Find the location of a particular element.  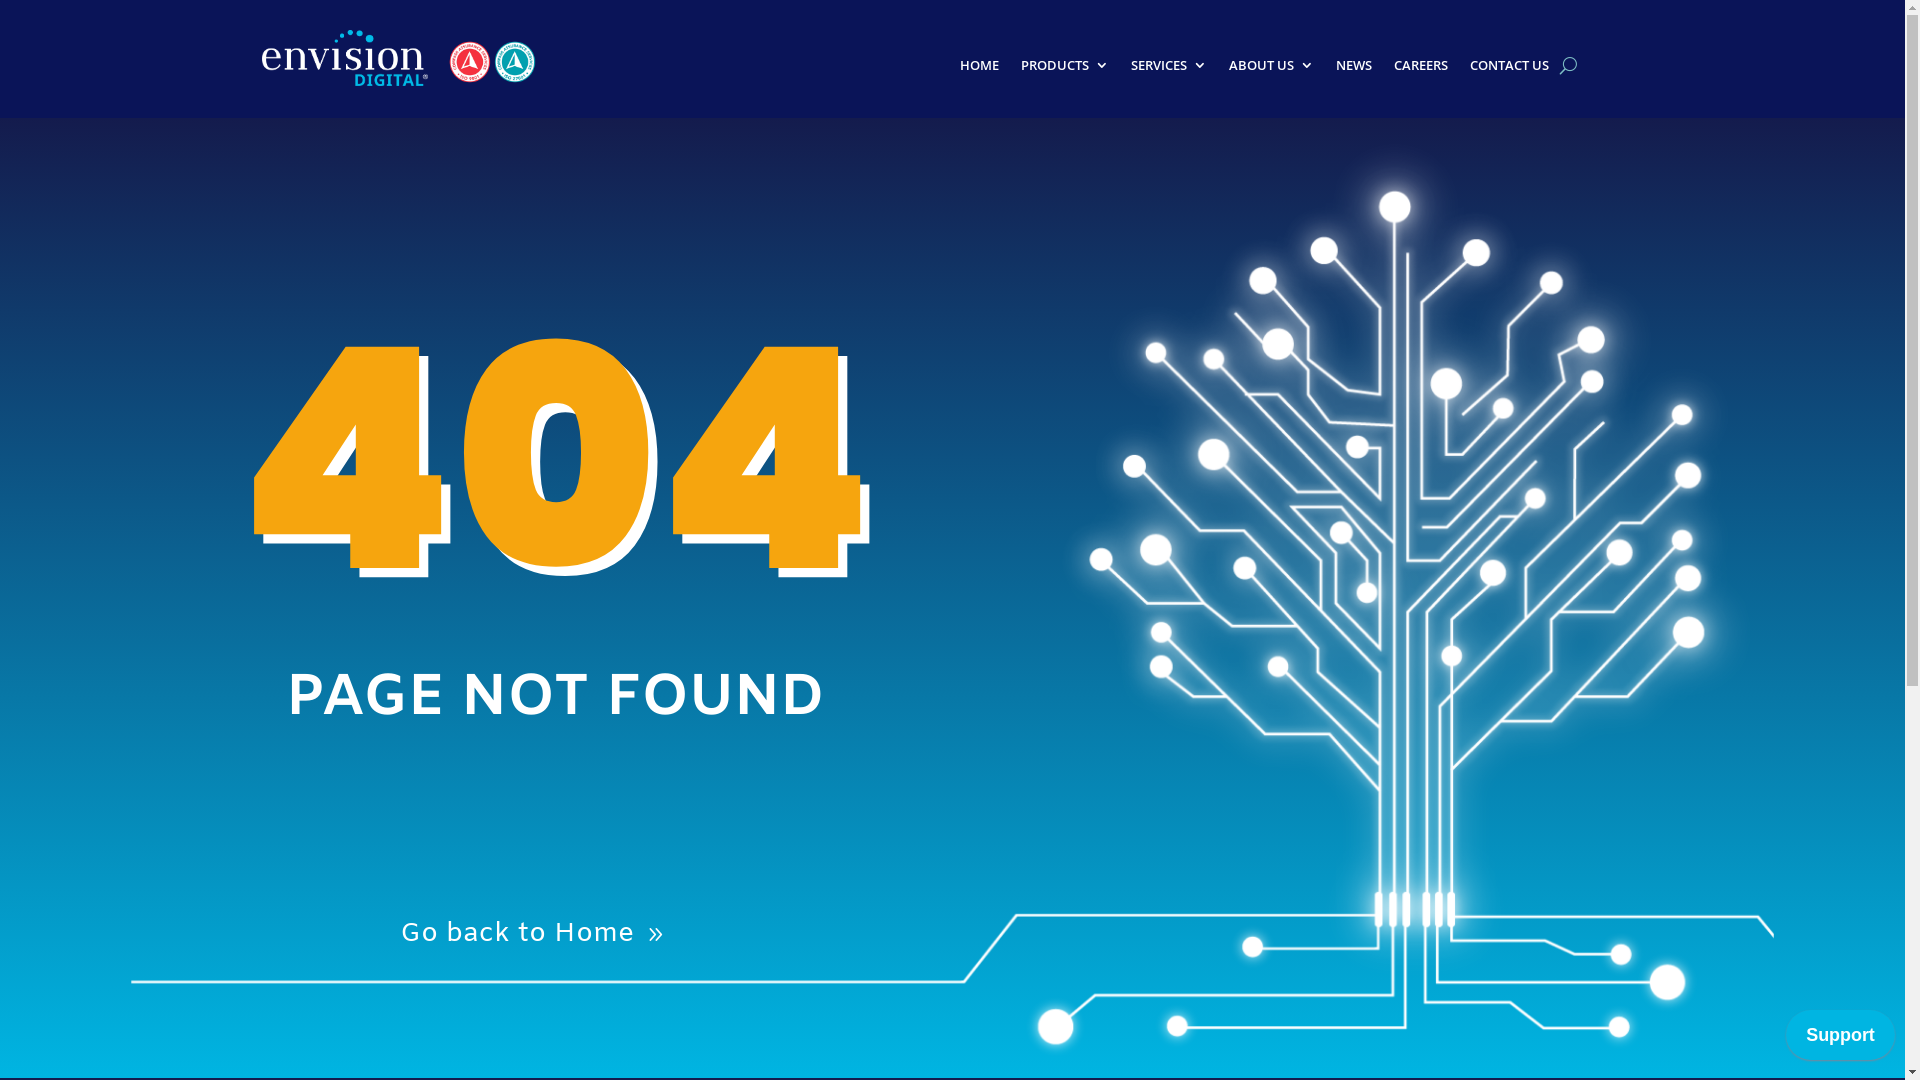

'ABOUT US' is located at coordinates (1270, 68).